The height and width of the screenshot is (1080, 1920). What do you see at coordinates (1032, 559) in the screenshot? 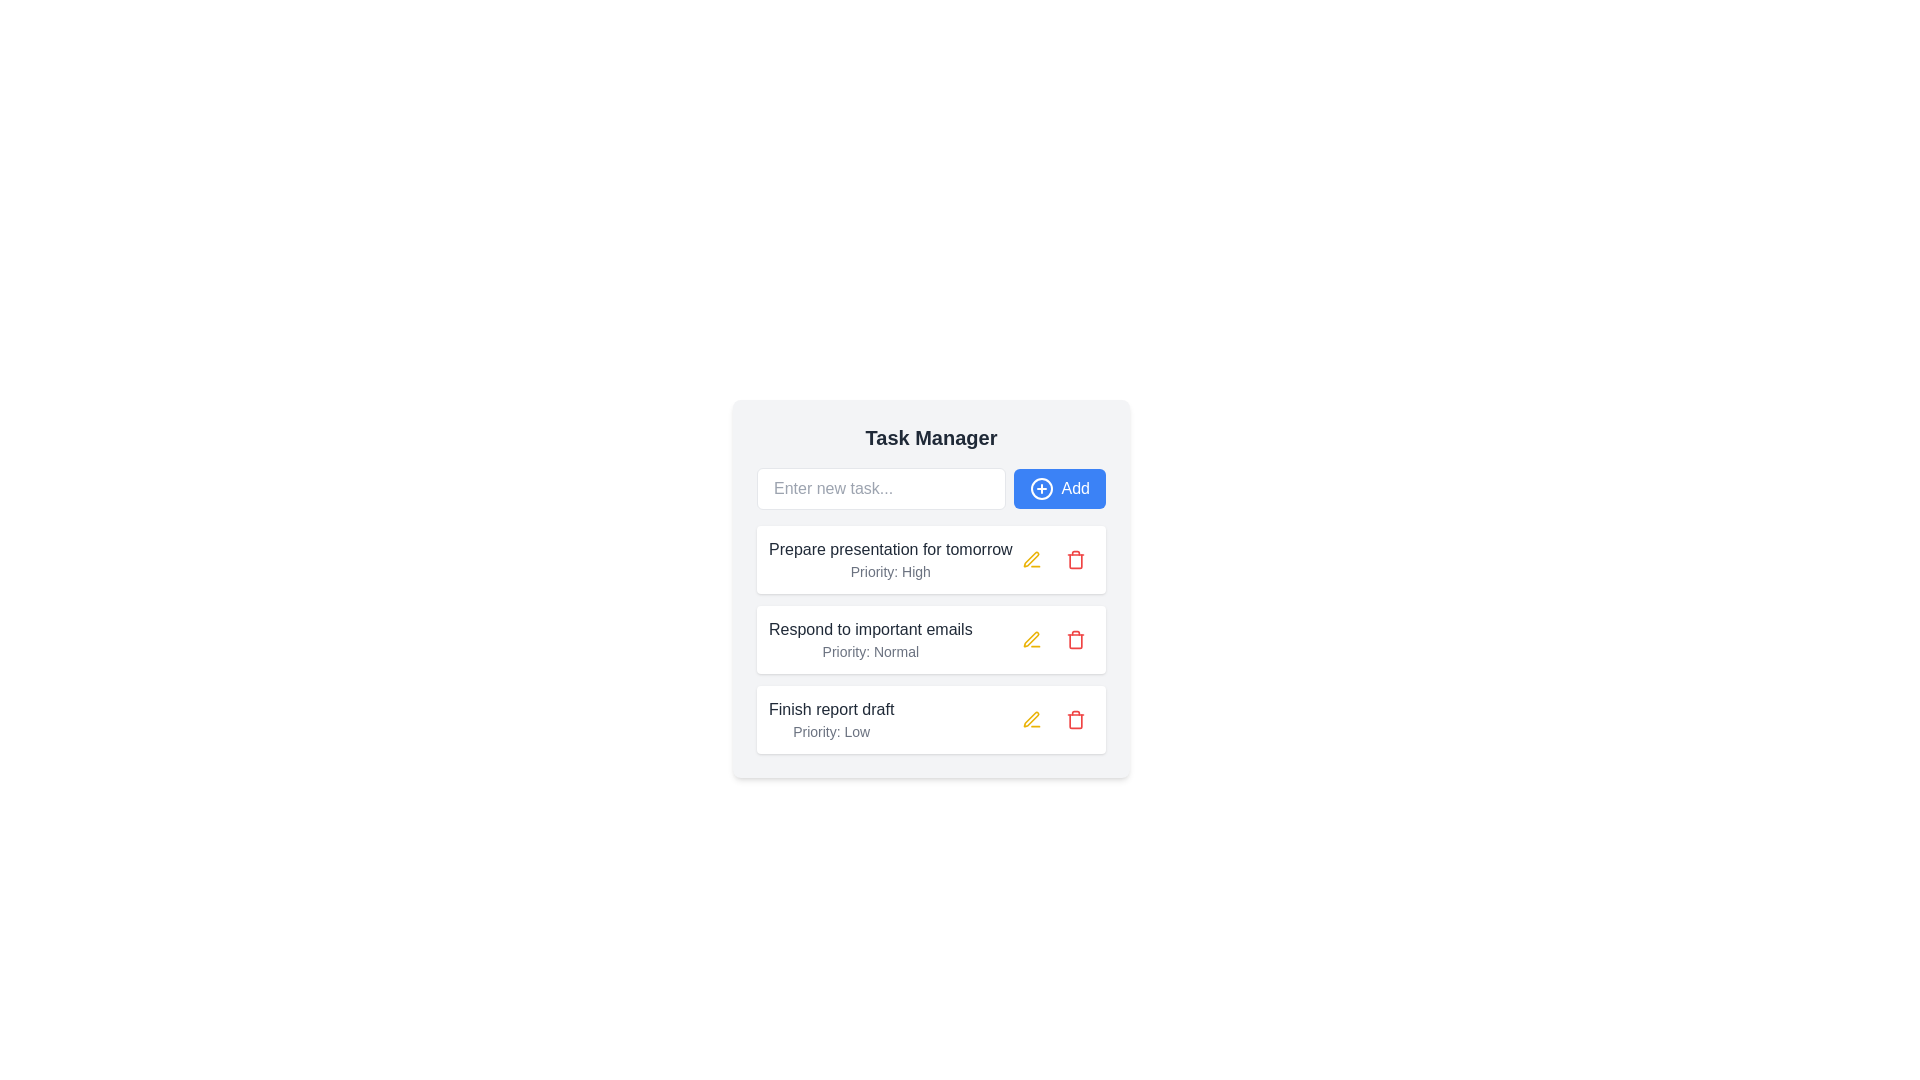
I see `the yellow edit icon button, which is a pen symbol positioned to the right of the second task title` at bounding box center [1032, 559].